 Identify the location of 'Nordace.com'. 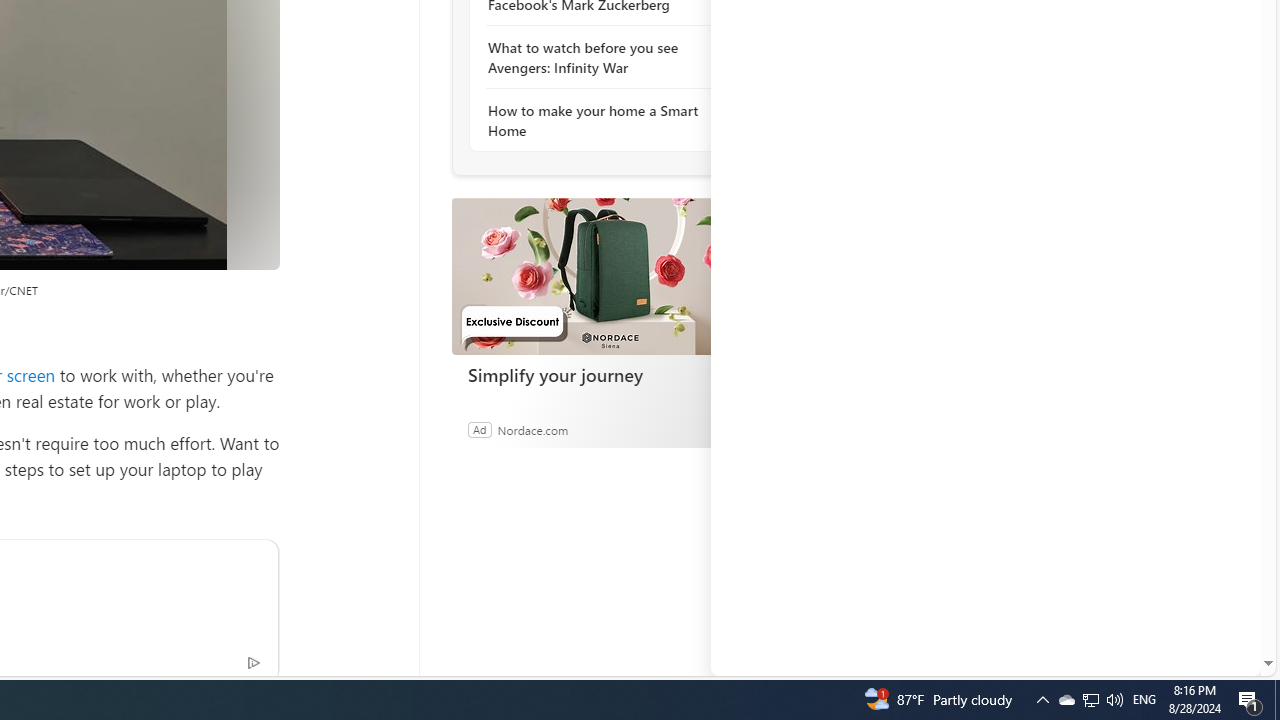
(532, 428).